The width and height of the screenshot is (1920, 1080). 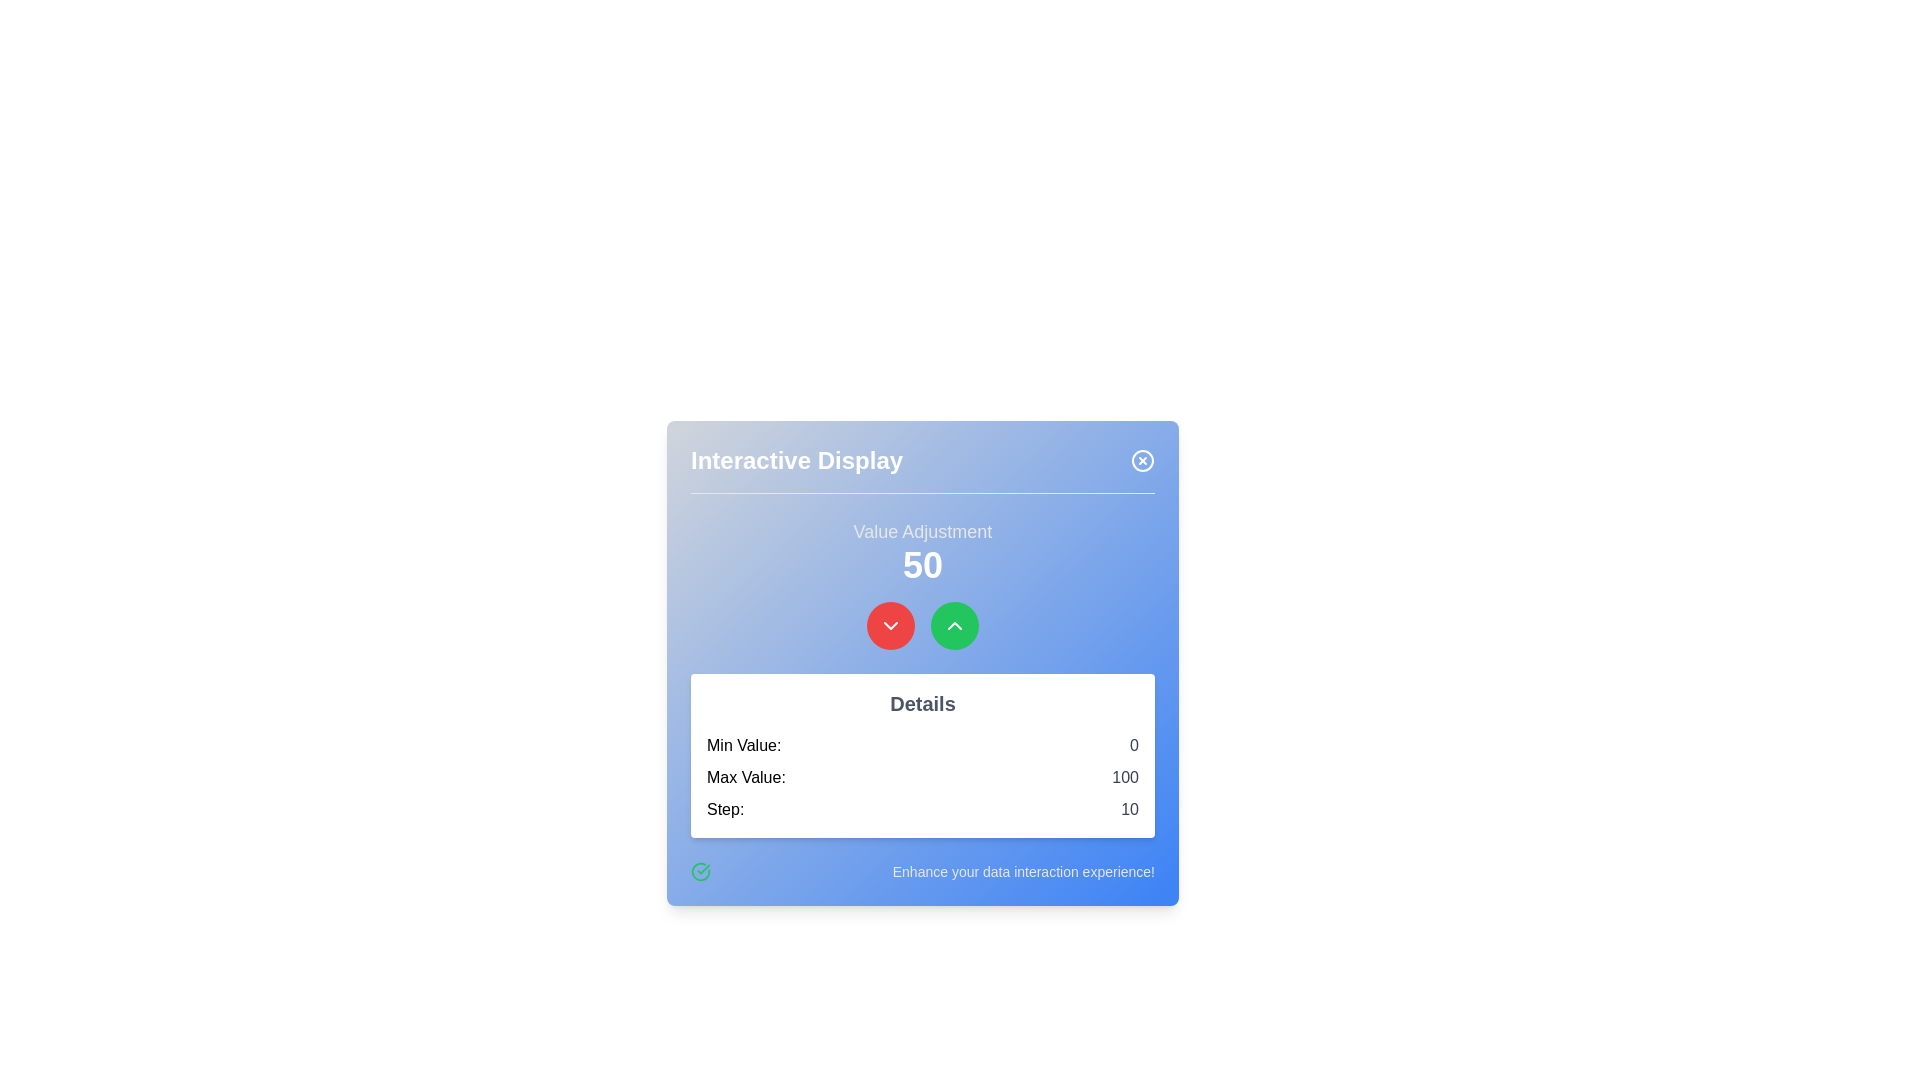 What do you see at coordinates (921, 870) in the screenshot?
I see `text 'Enhance your data interaction experience!' displayed at the bottom of the 'Interactive Display' card, next to the green circular checkmark icon` at bounding box center [921, 870].